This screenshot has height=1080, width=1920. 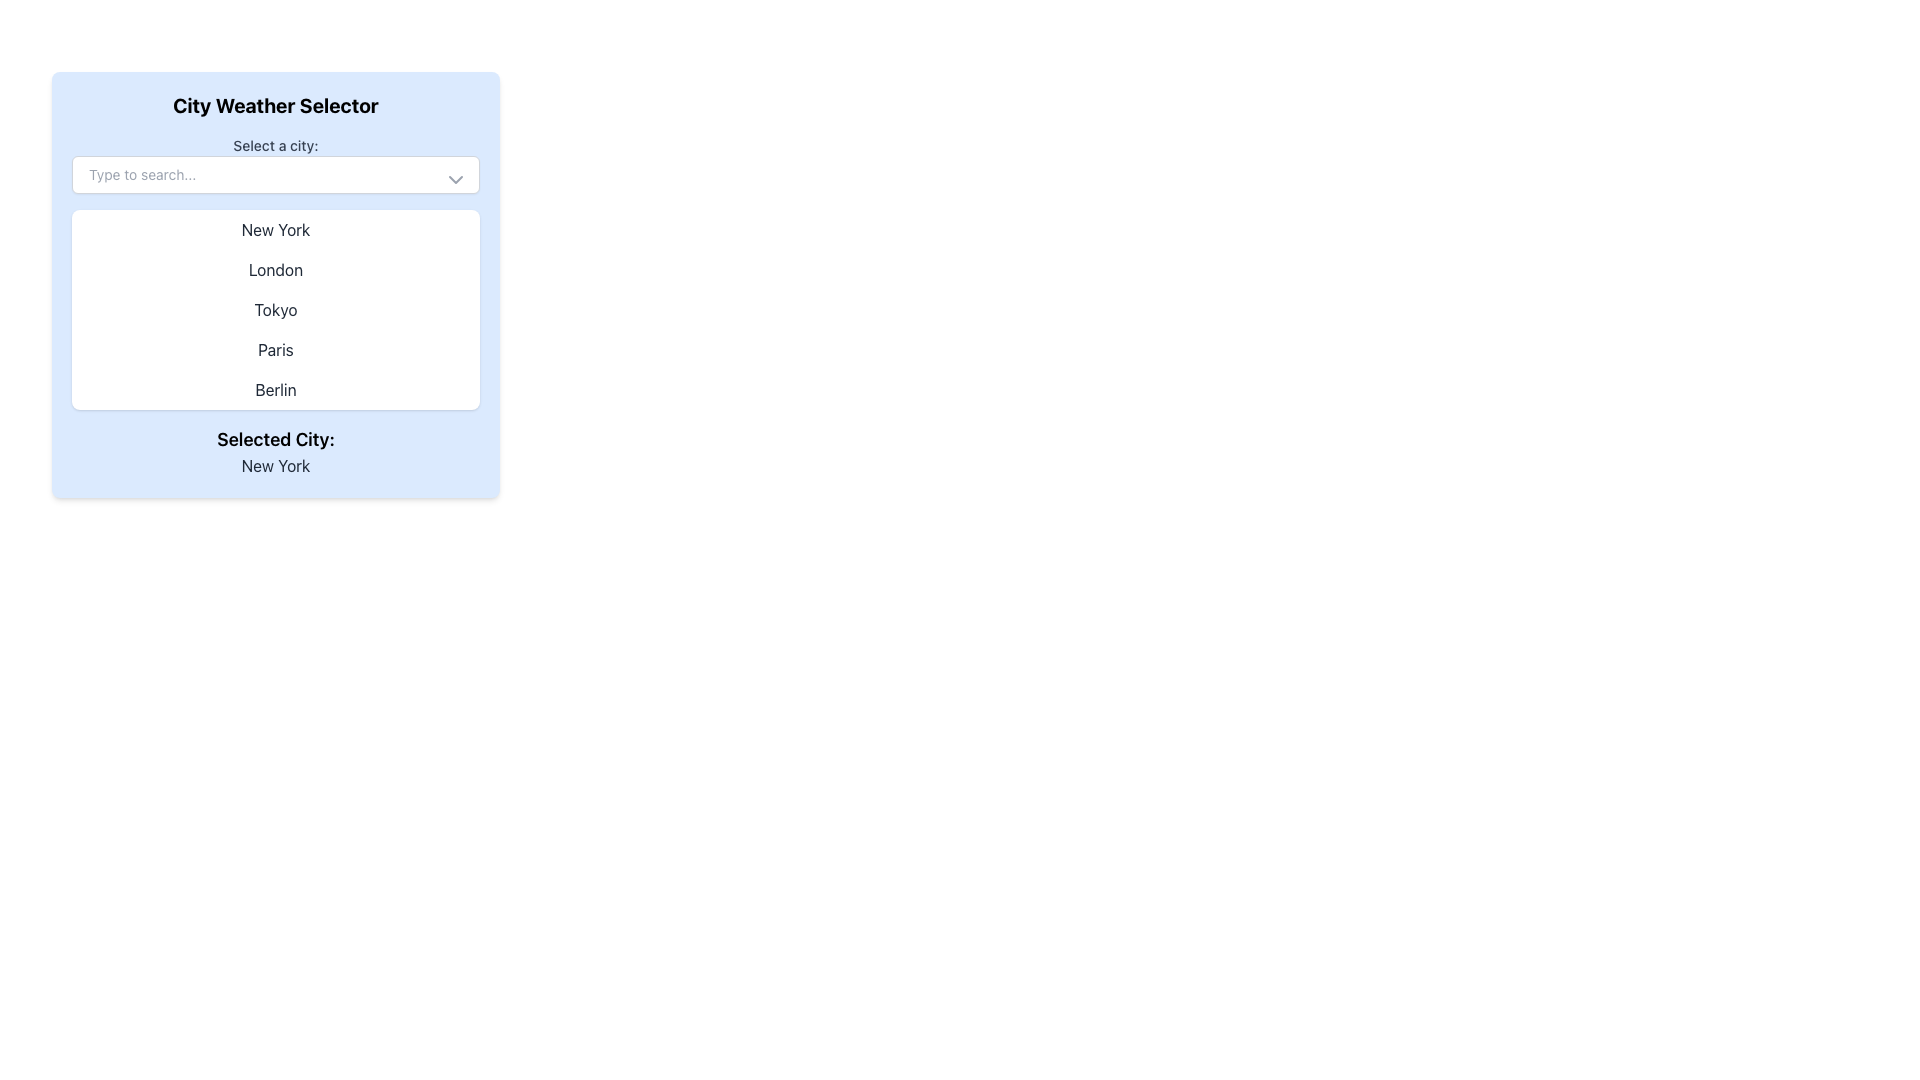 What do you see at coordinates (274, 164) in the screenshot?
I see `the chevron in the dropdown menu` at bounding box center [274, 164].